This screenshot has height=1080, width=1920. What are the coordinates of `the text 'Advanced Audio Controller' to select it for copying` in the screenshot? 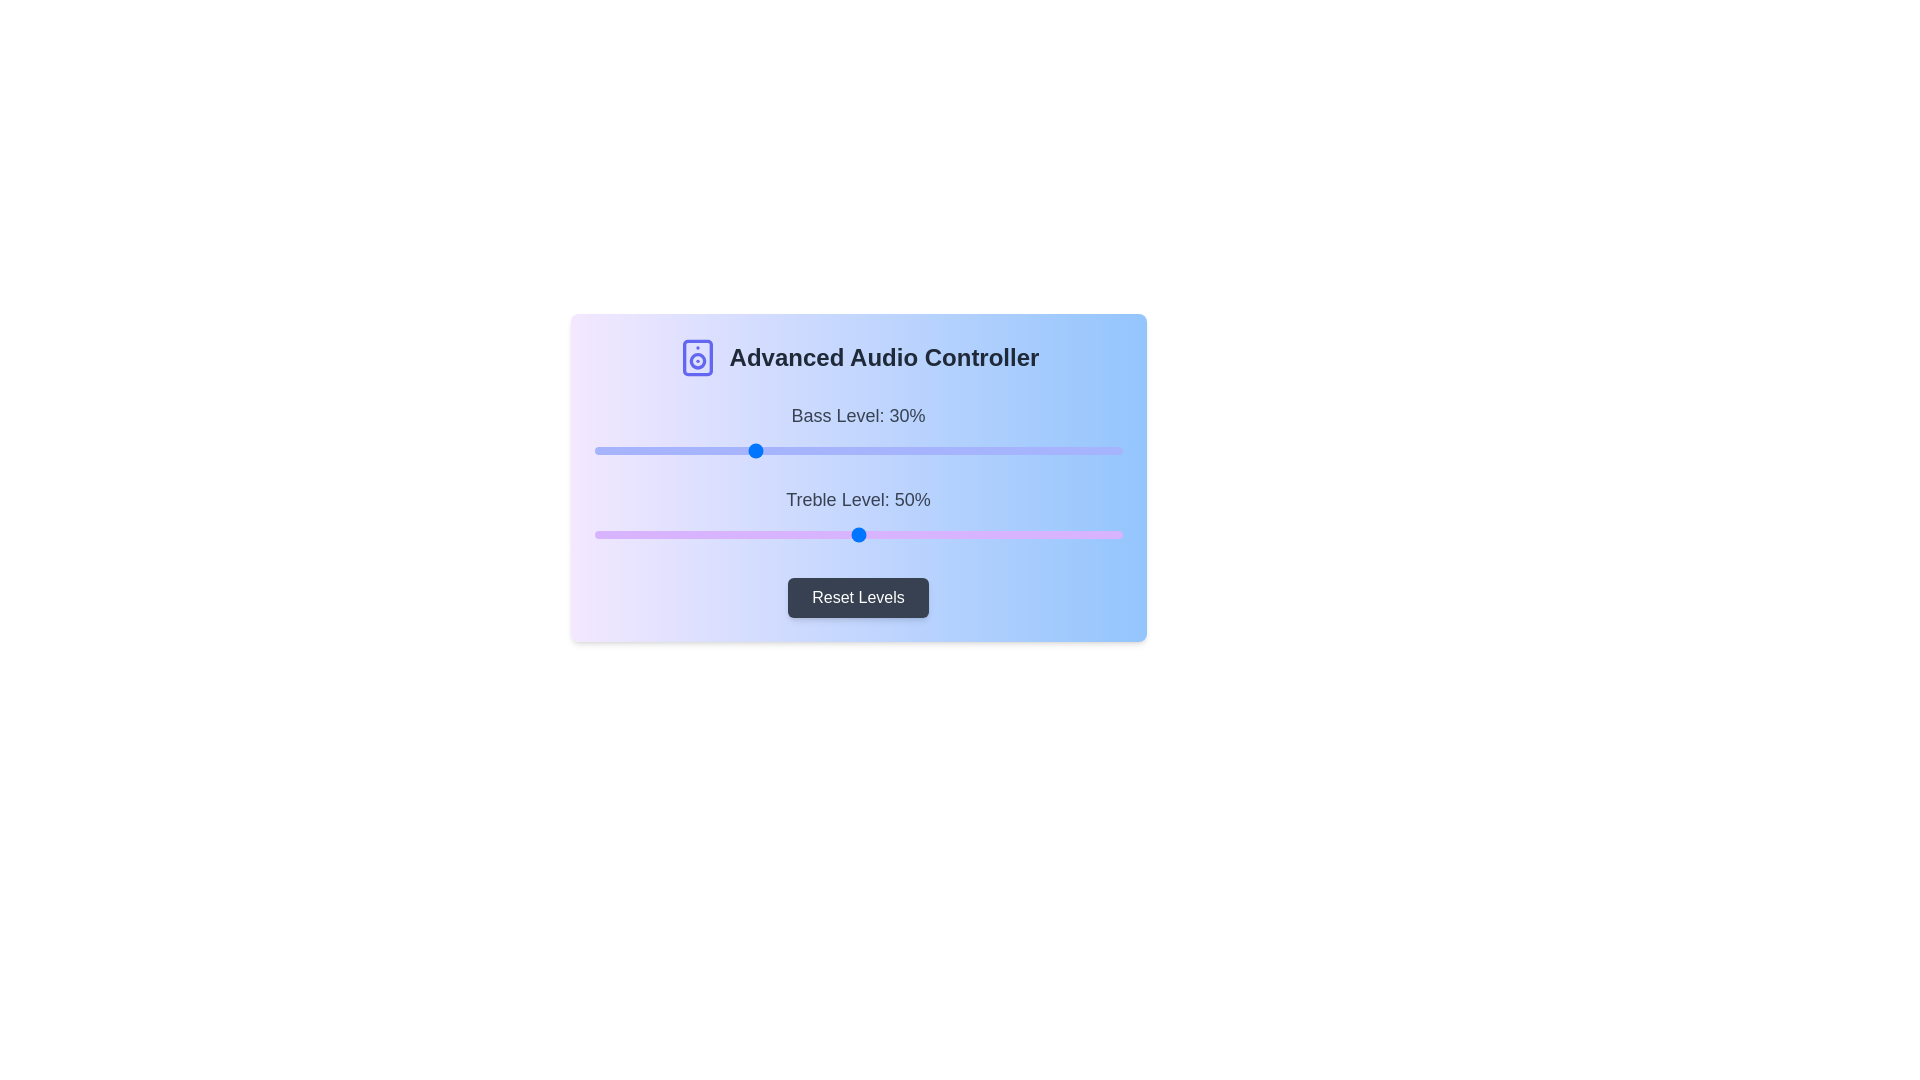 It's located at (858, 357).